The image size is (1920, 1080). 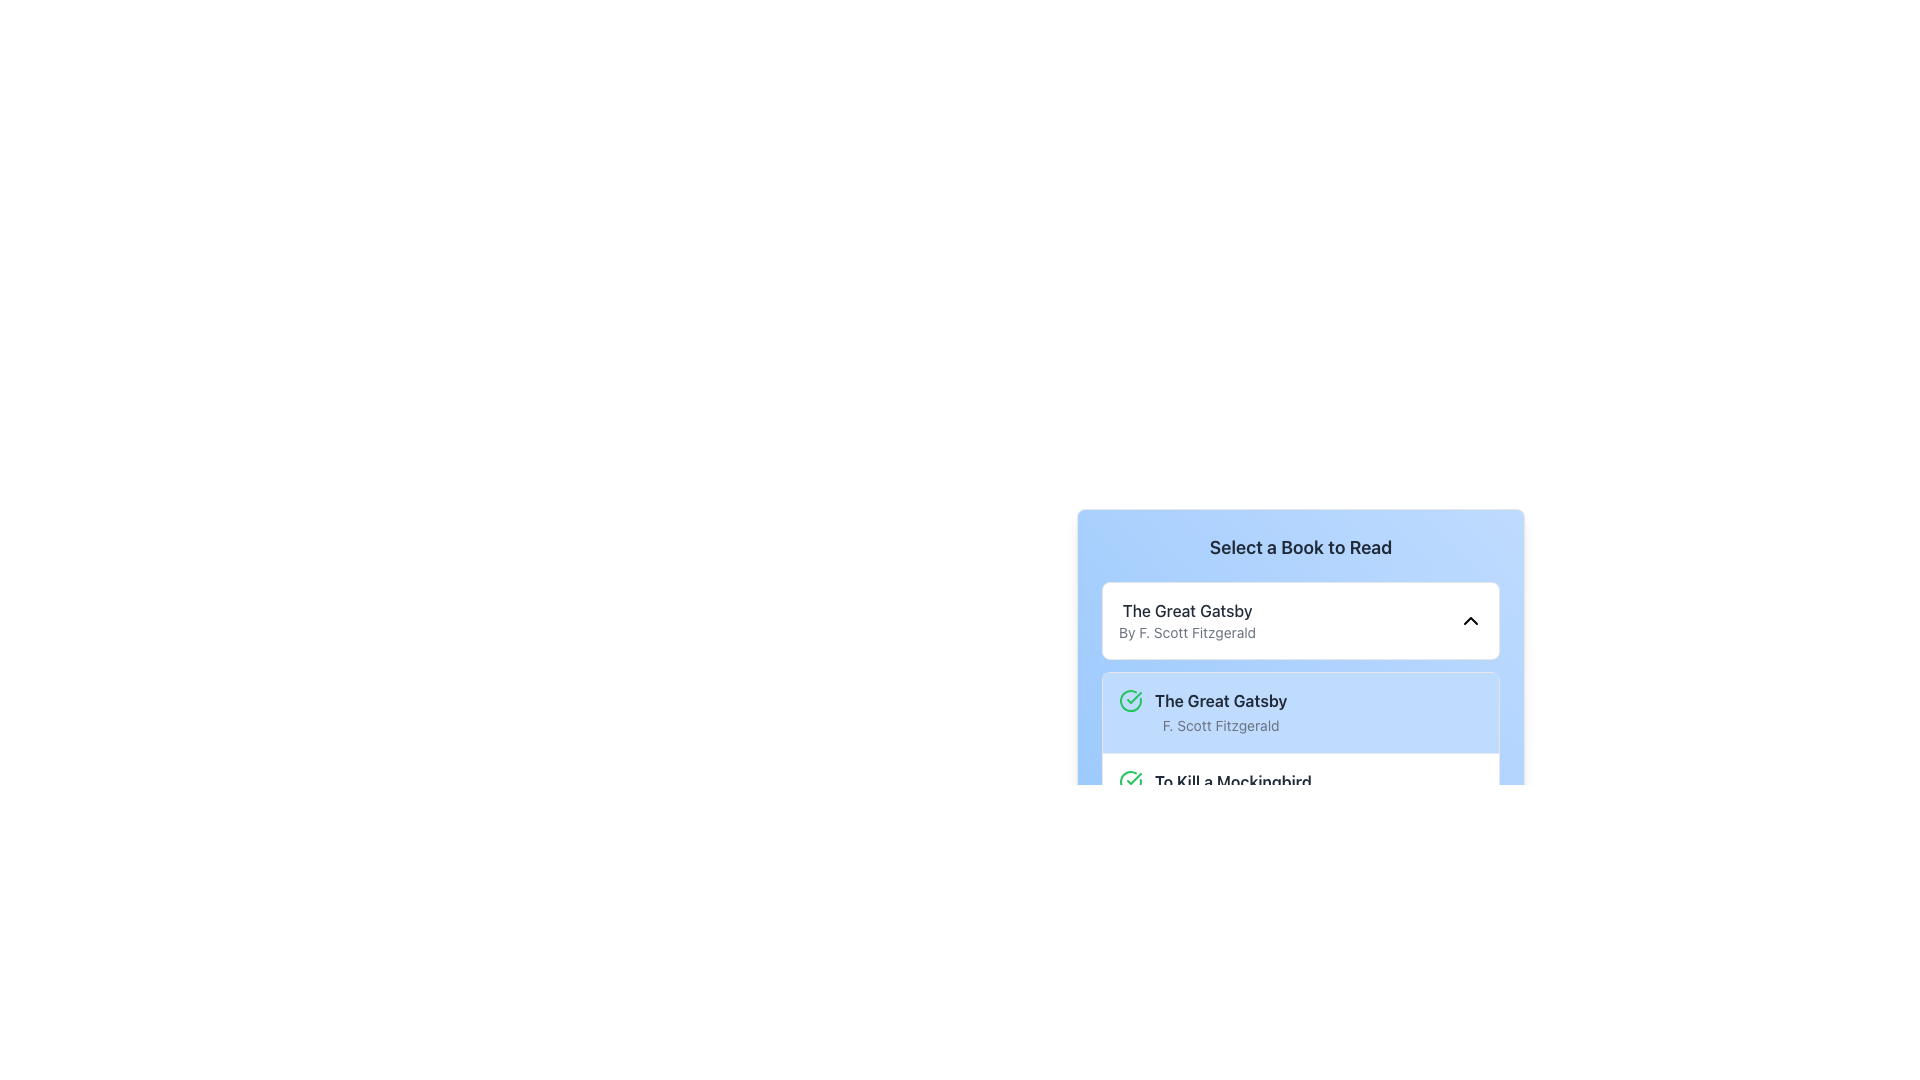 I want to click on the selectable list item for the book 'To Kill a Mockingbird', so click(x=1300, y=792).